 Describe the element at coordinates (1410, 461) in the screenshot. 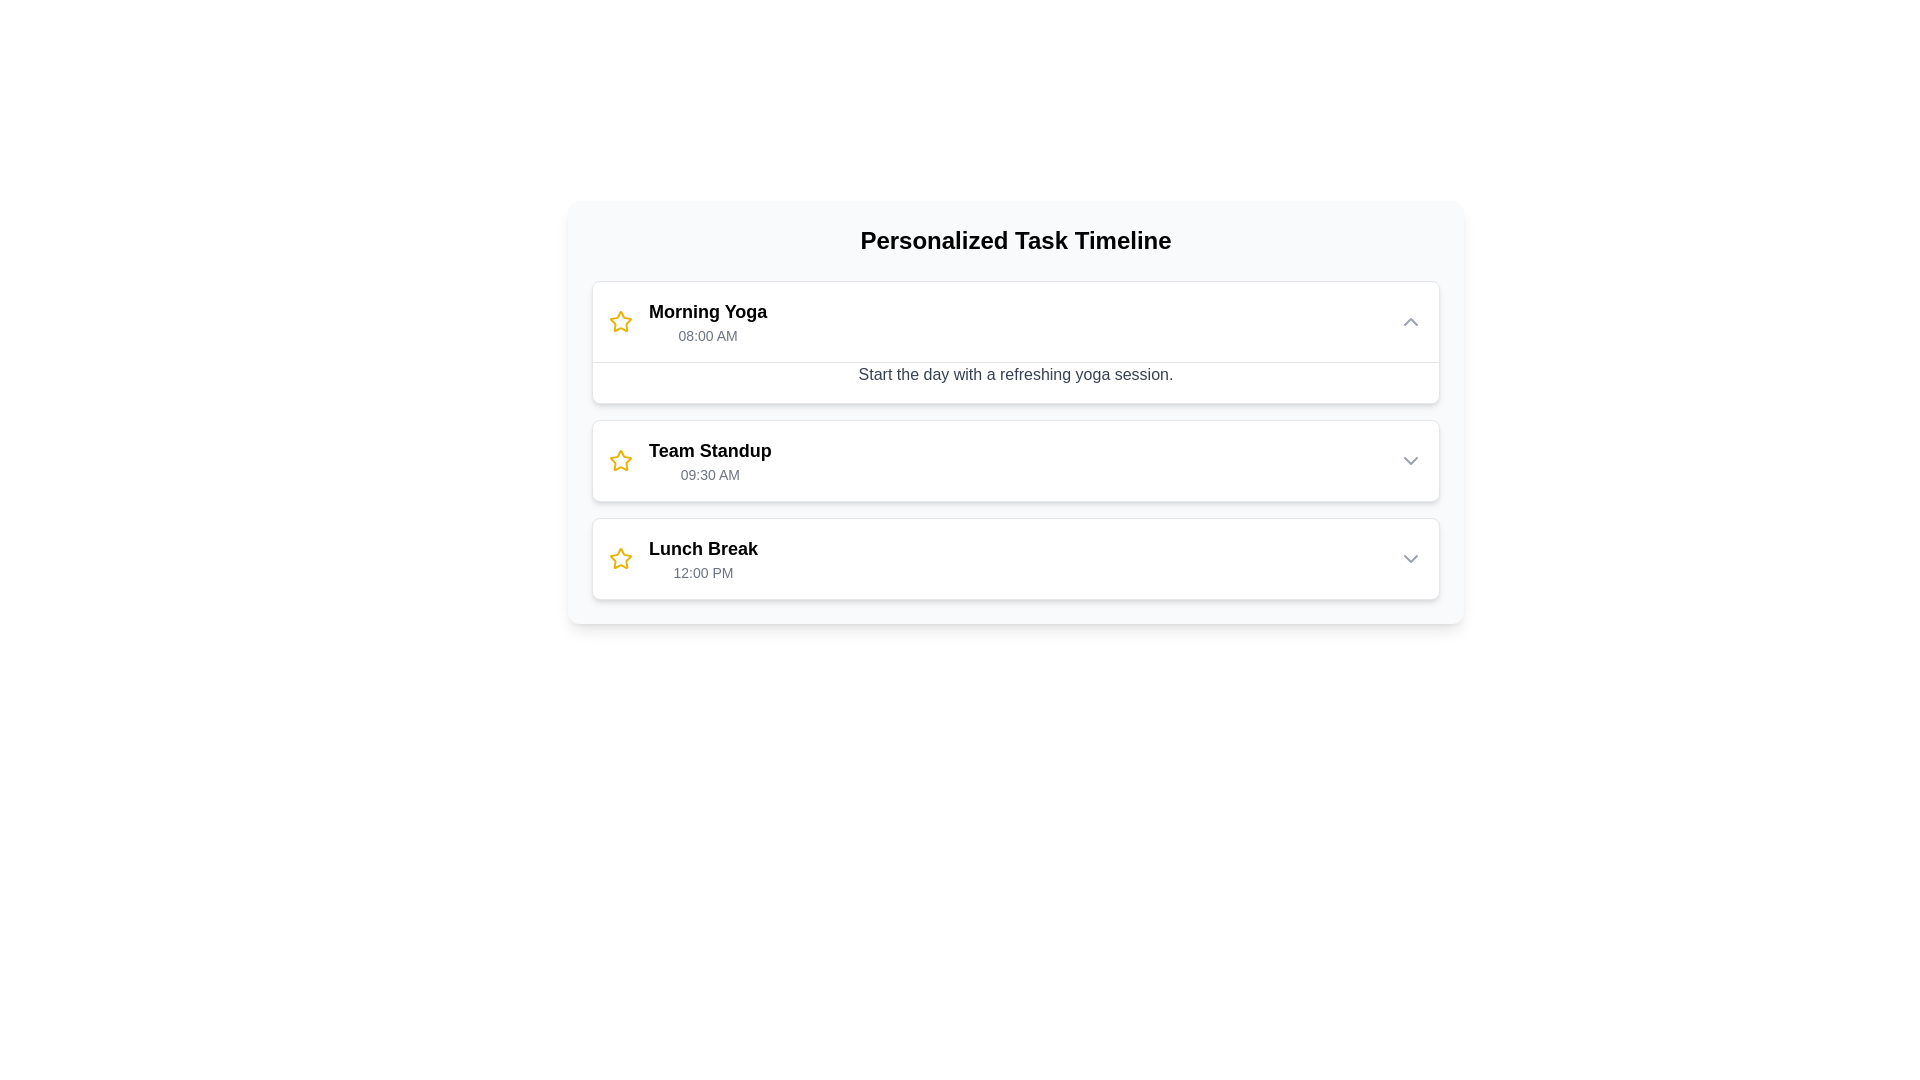

I see `the chevron icon in the top-right corner of the 'Team Standup' task card` at that location.